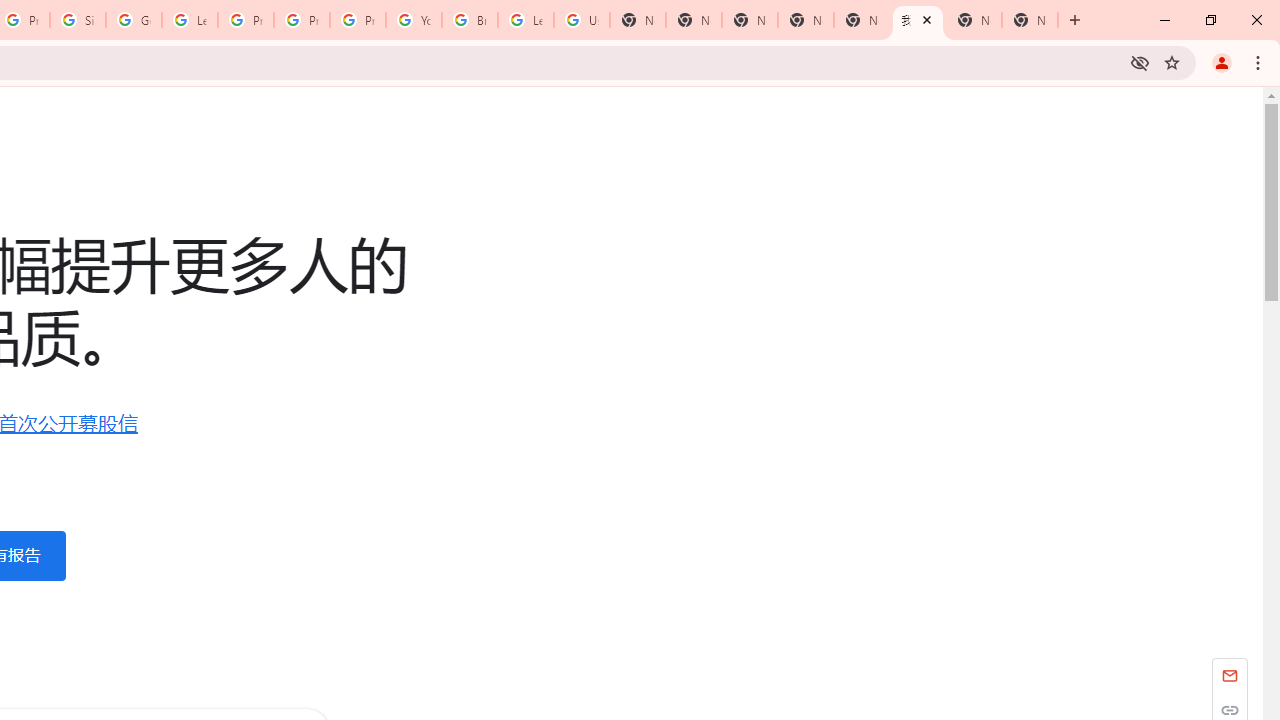 This screenshot has height=720, width=1280. I want to click on 'YouTube', so click(413, 20).